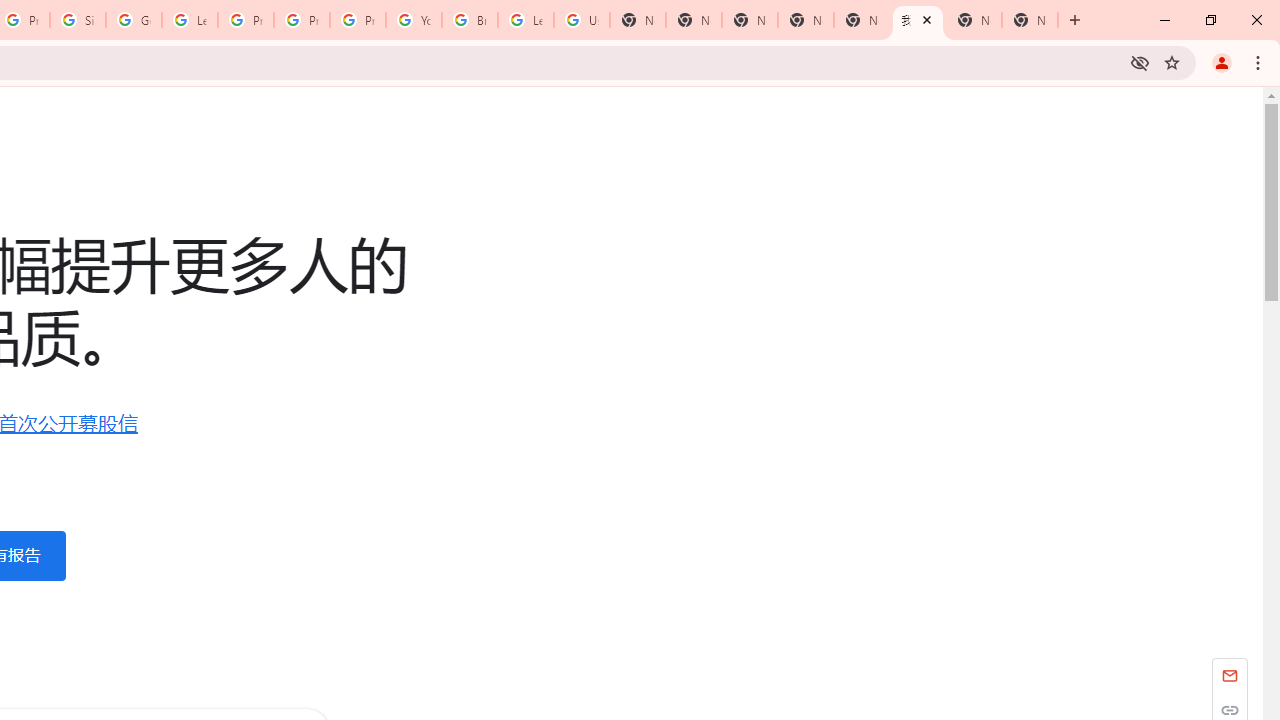 This screenshot has height=720, width=1280. I want to click on 'YouTube', so click(413, 20).